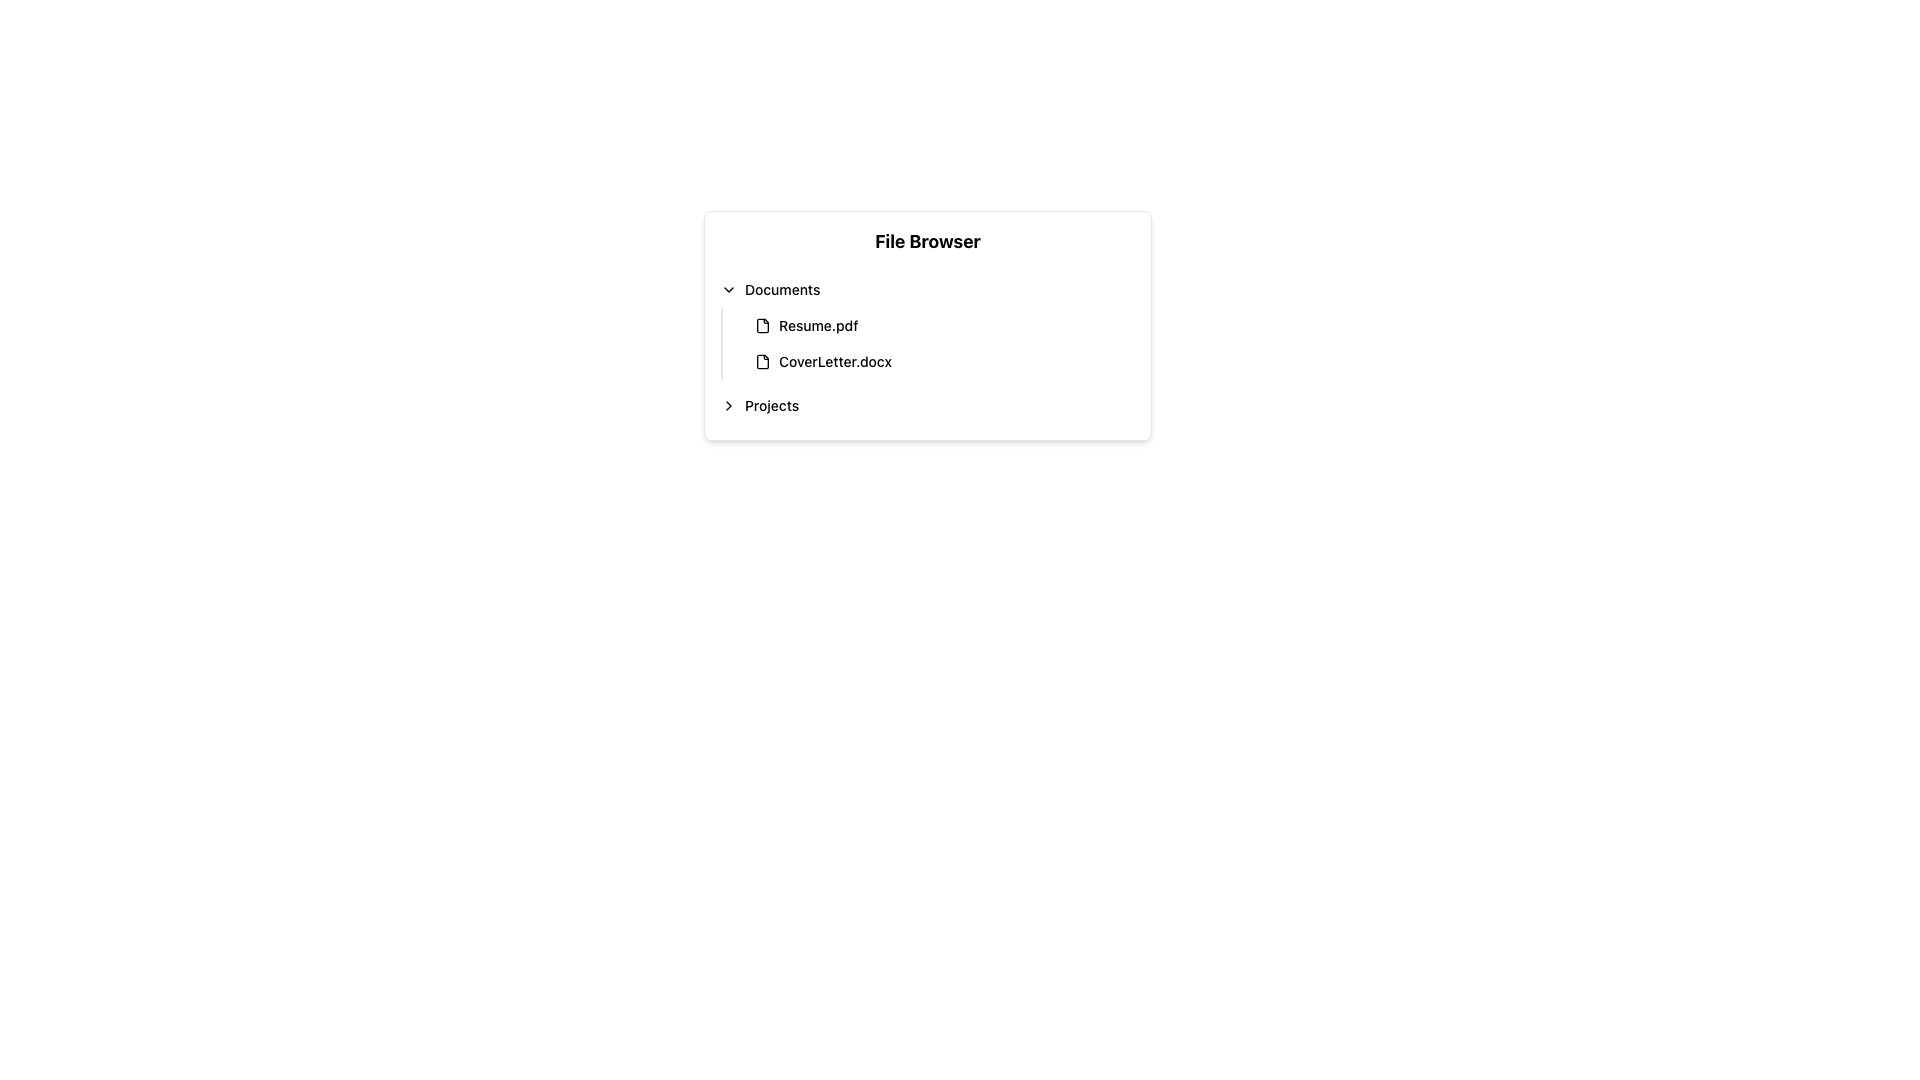 Image resolution: width=1920 pixels, height=1080 pixels. Describe the element at coordinates (926, 405) in the screenshot. I see `the interactive item for 'Projects' in the file browser, located below 'CoverLetter.docx'` at that location.